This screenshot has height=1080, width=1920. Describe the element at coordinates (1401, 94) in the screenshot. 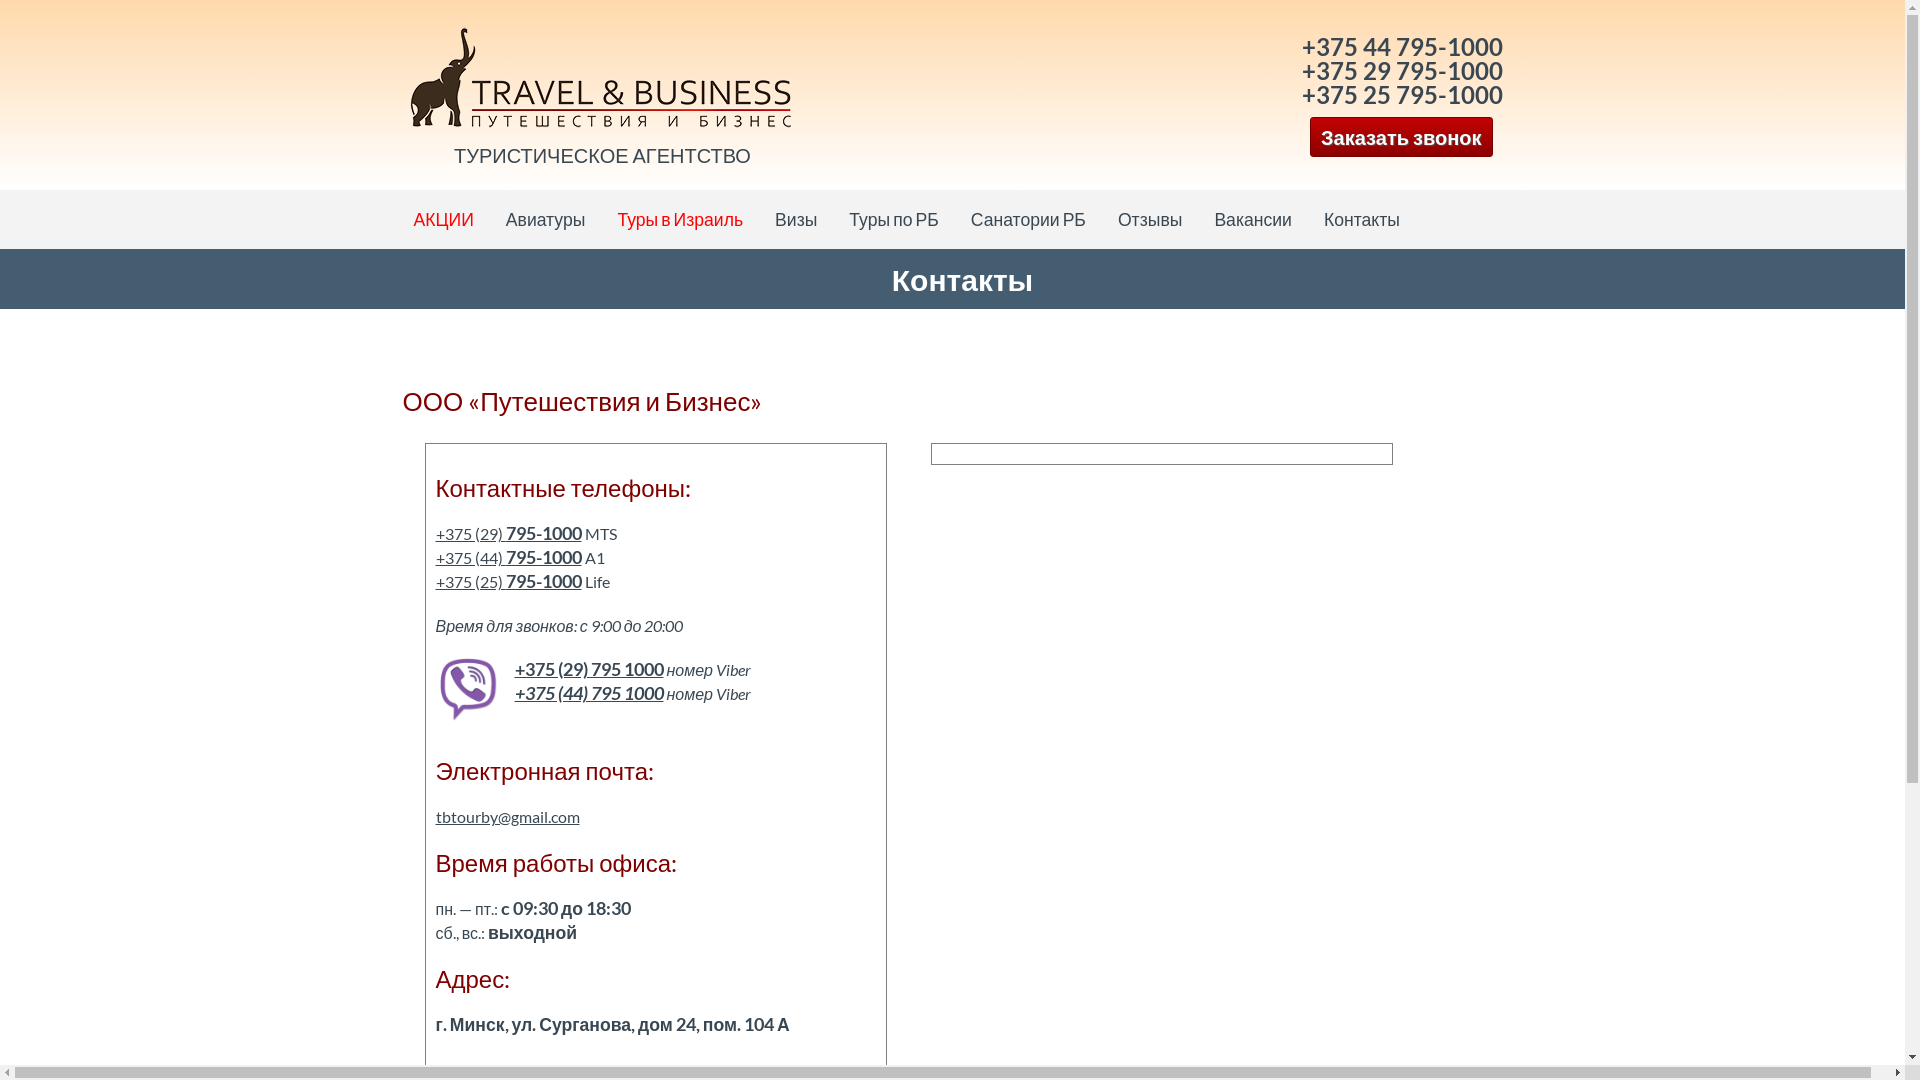

I see `'+375 25 795-1000'` at that location.